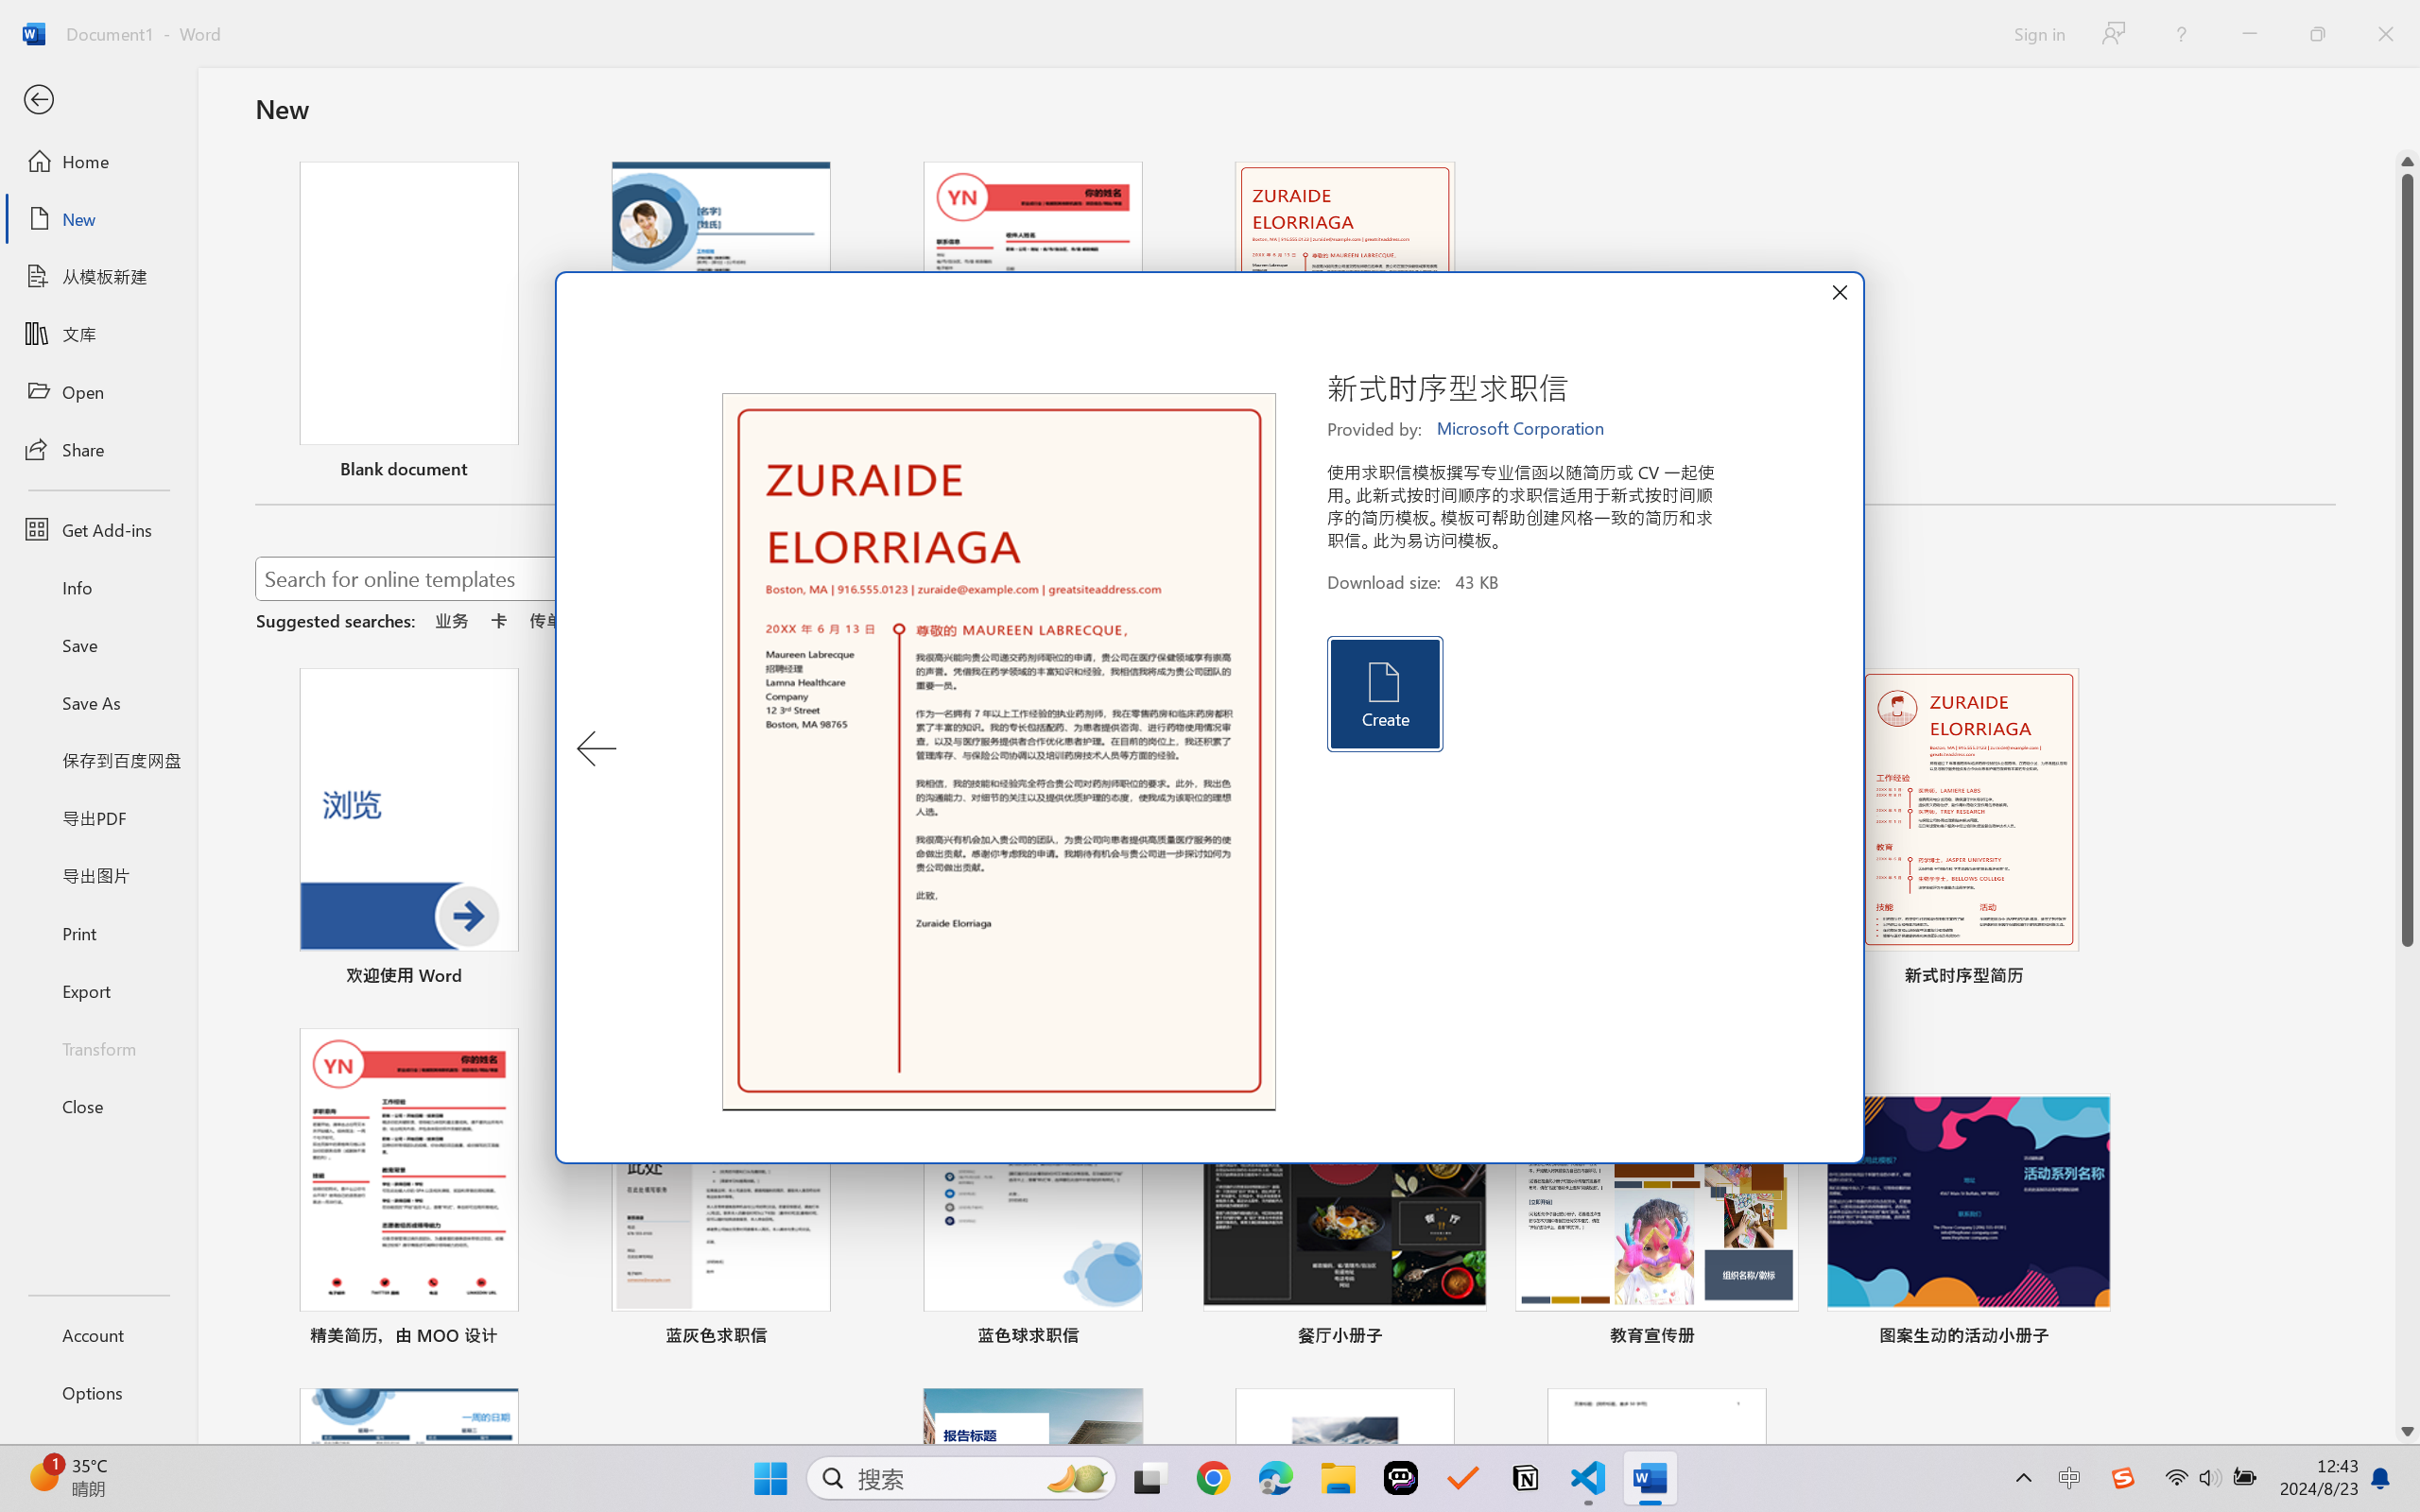 This screenshot has height=1512, width=2420. What do you see at coordinates (97, 1391) in the screenshot?
I see `'Options'` at bounding box center [97, 1391].